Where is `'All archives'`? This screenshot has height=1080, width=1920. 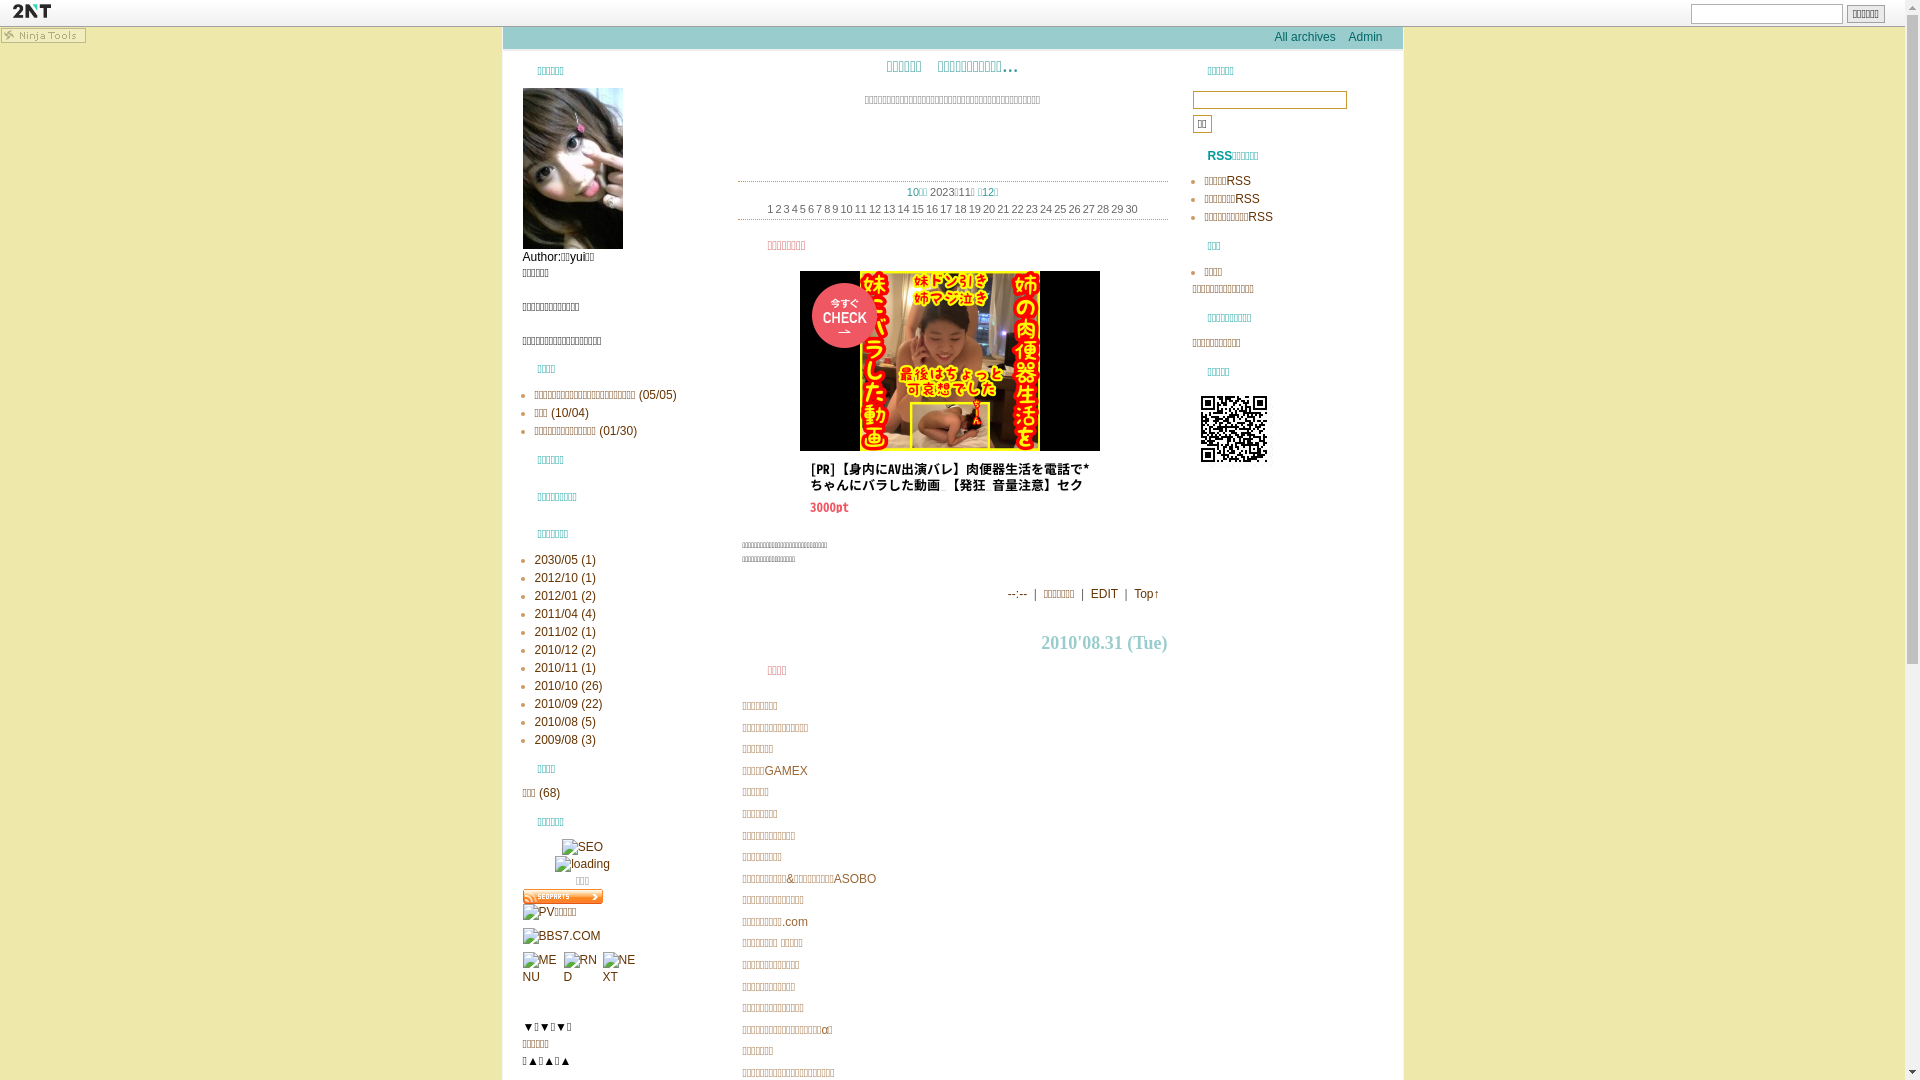 'All archives' is located at coordinates (1304, 37).